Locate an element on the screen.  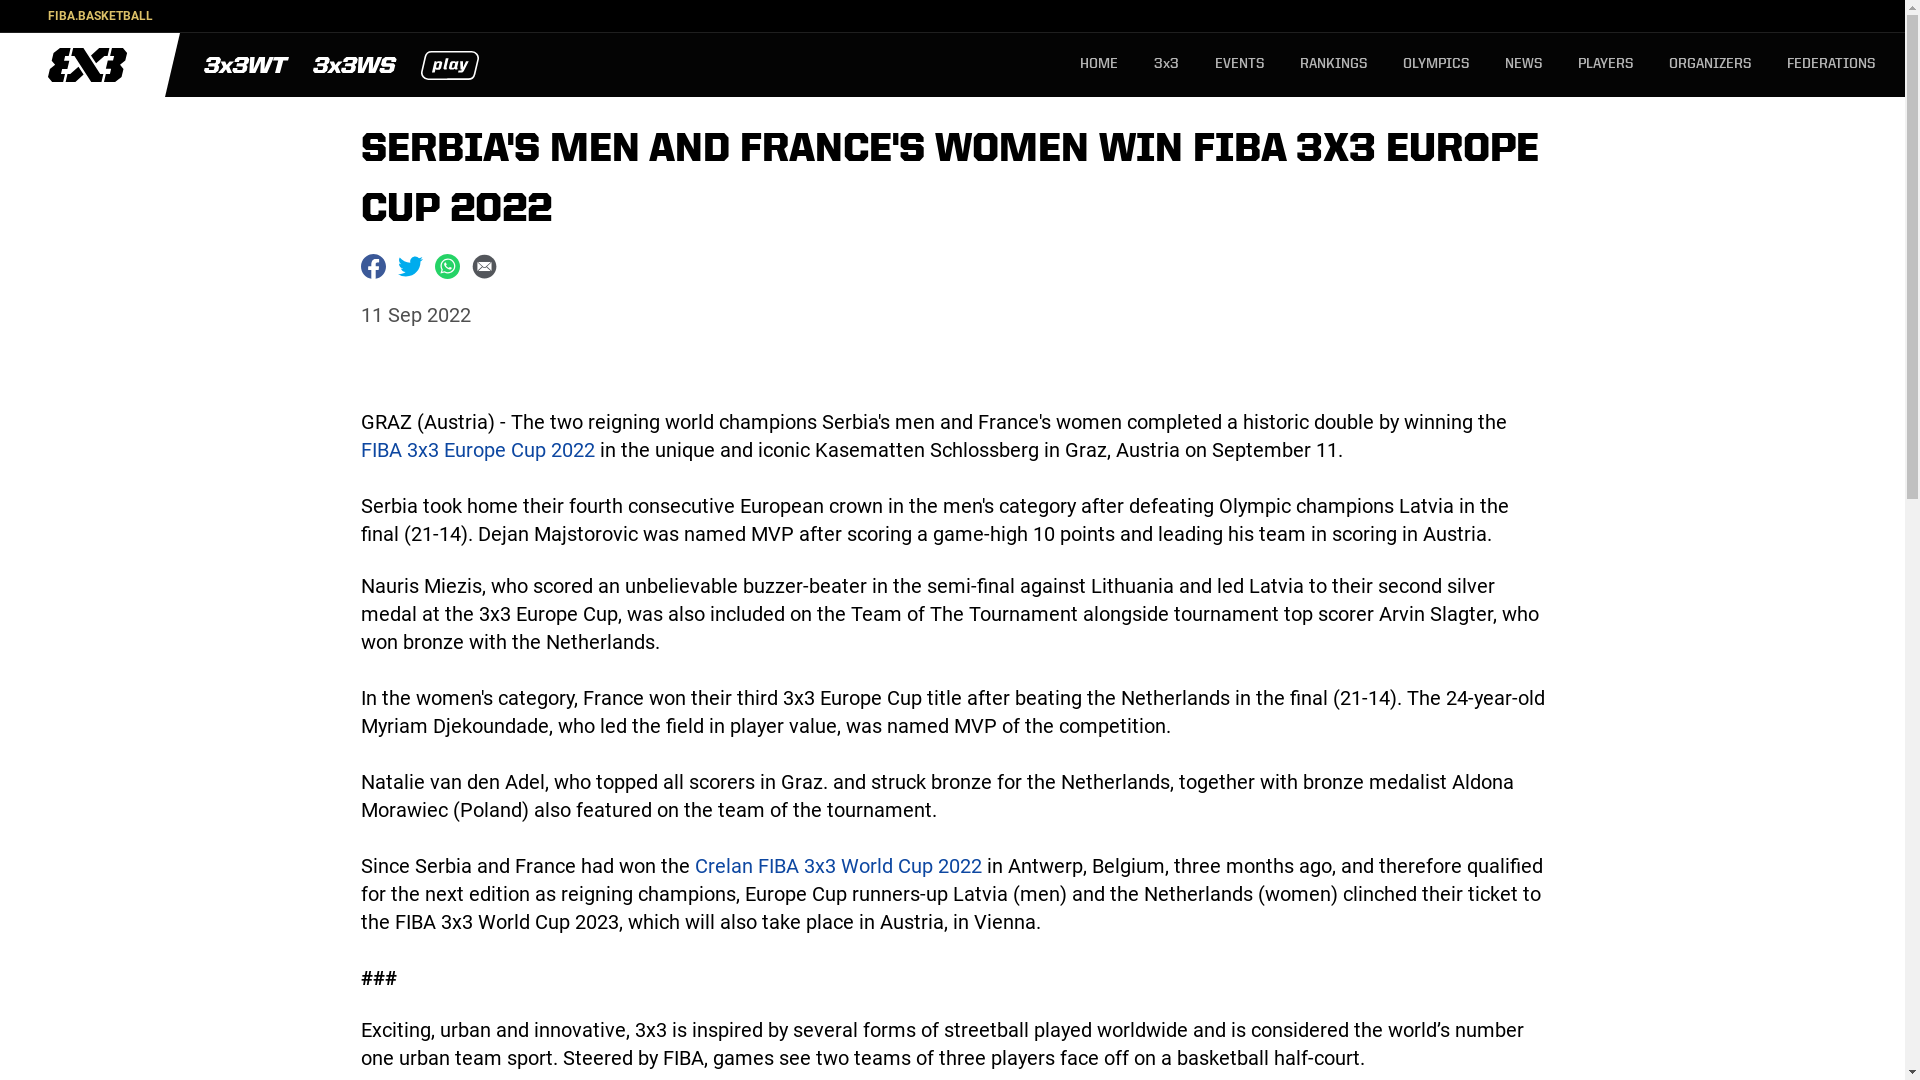
'NEWS' is located at coordinates (1522, 63).